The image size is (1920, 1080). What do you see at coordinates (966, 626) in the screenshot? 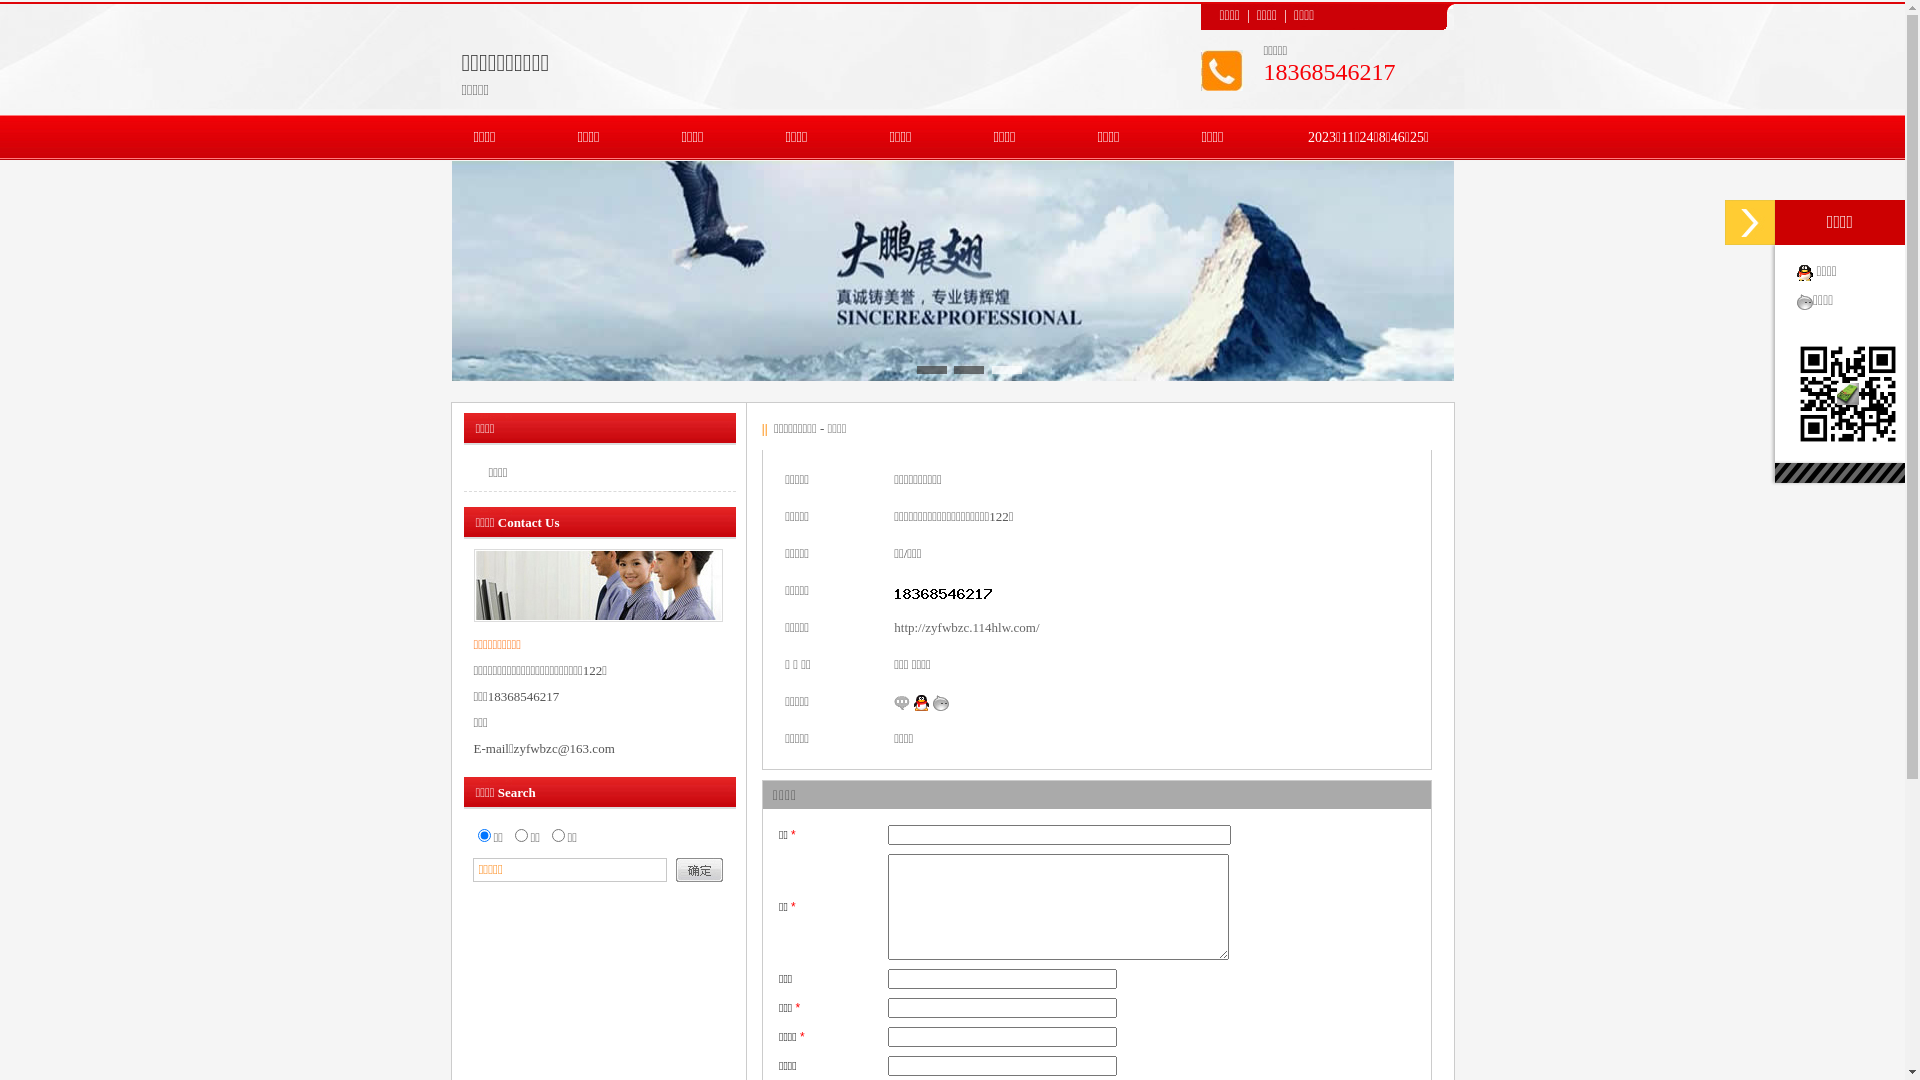
I see `'http://zyfwbzc.114hlw.com/'` at bounding box center [966, 626].